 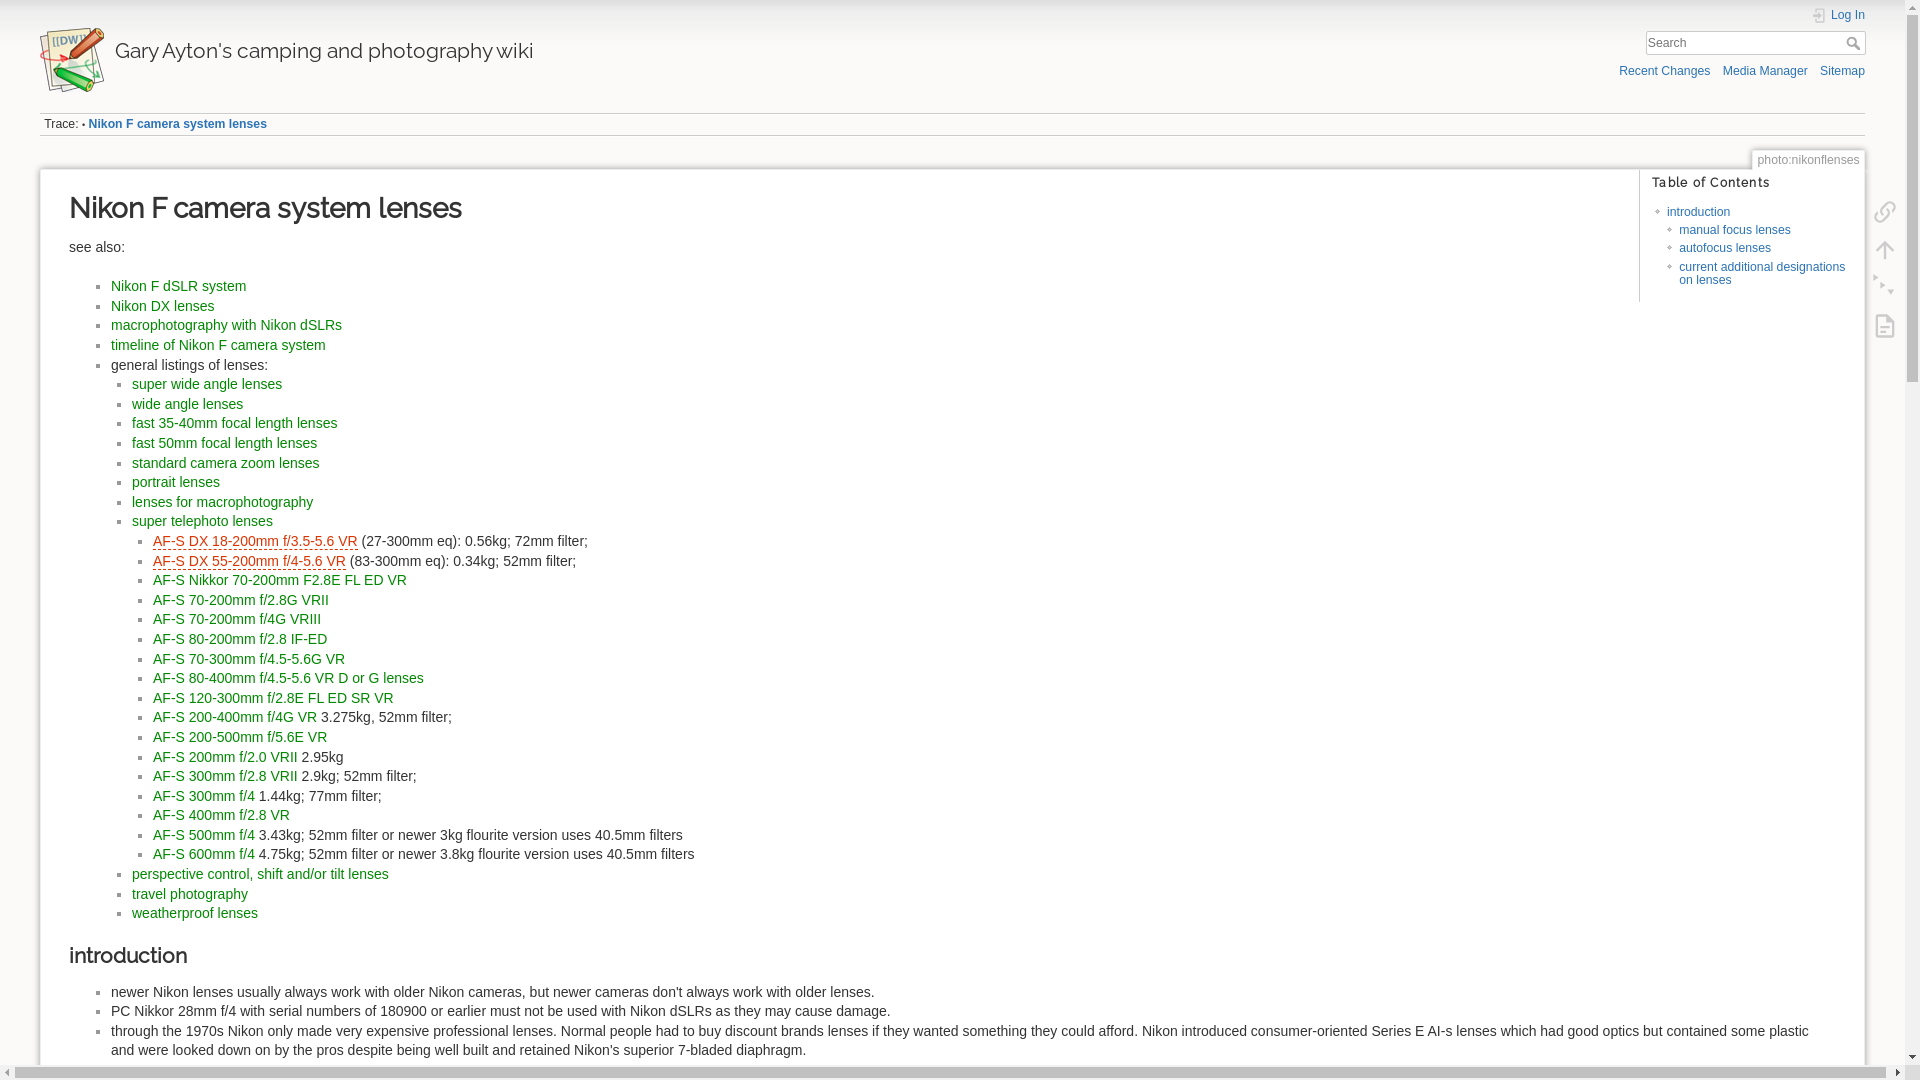 What do you see at coordinates (248, 561) in the screenshot?
I see `'AF-S DX 55-200mm f/4-5.6 VR'` at bounding box center [248, 561].